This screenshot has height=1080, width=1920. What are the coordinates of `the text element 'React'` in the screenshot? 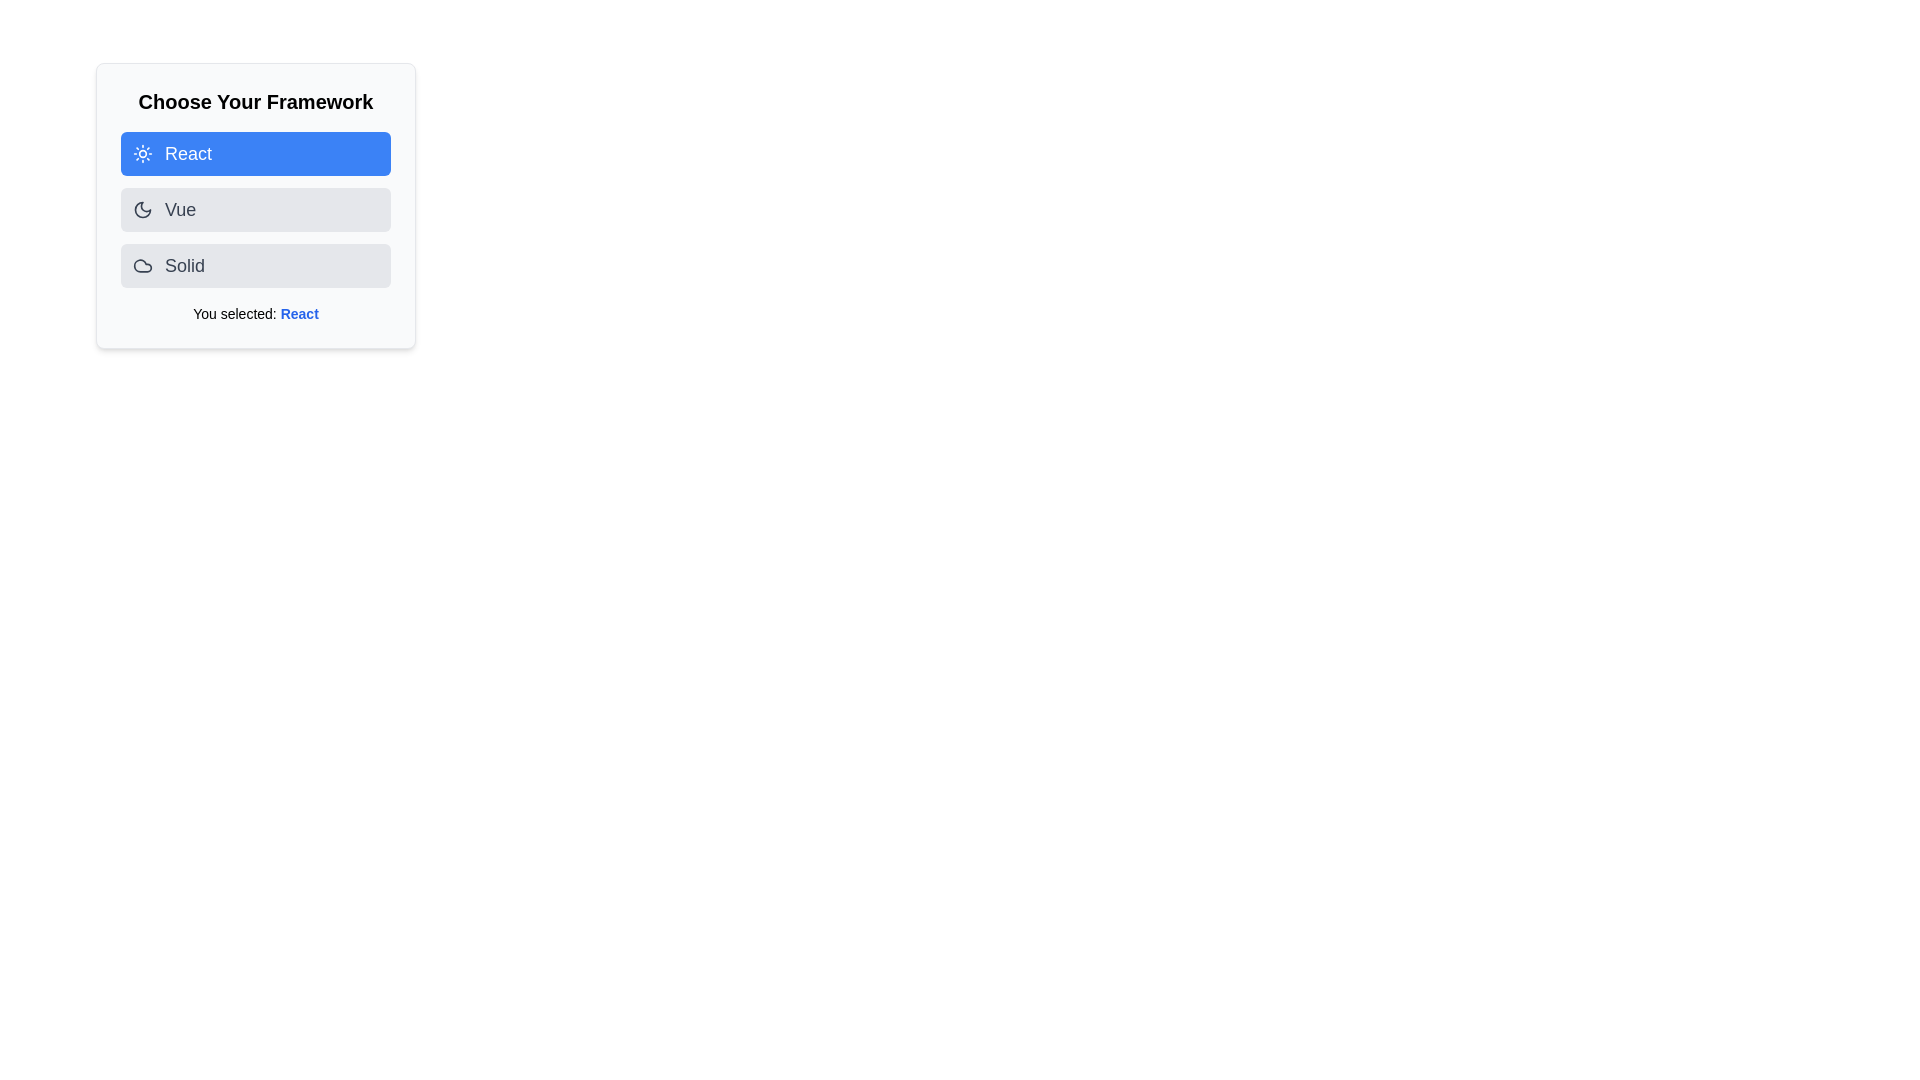 It's located at (298, 313).